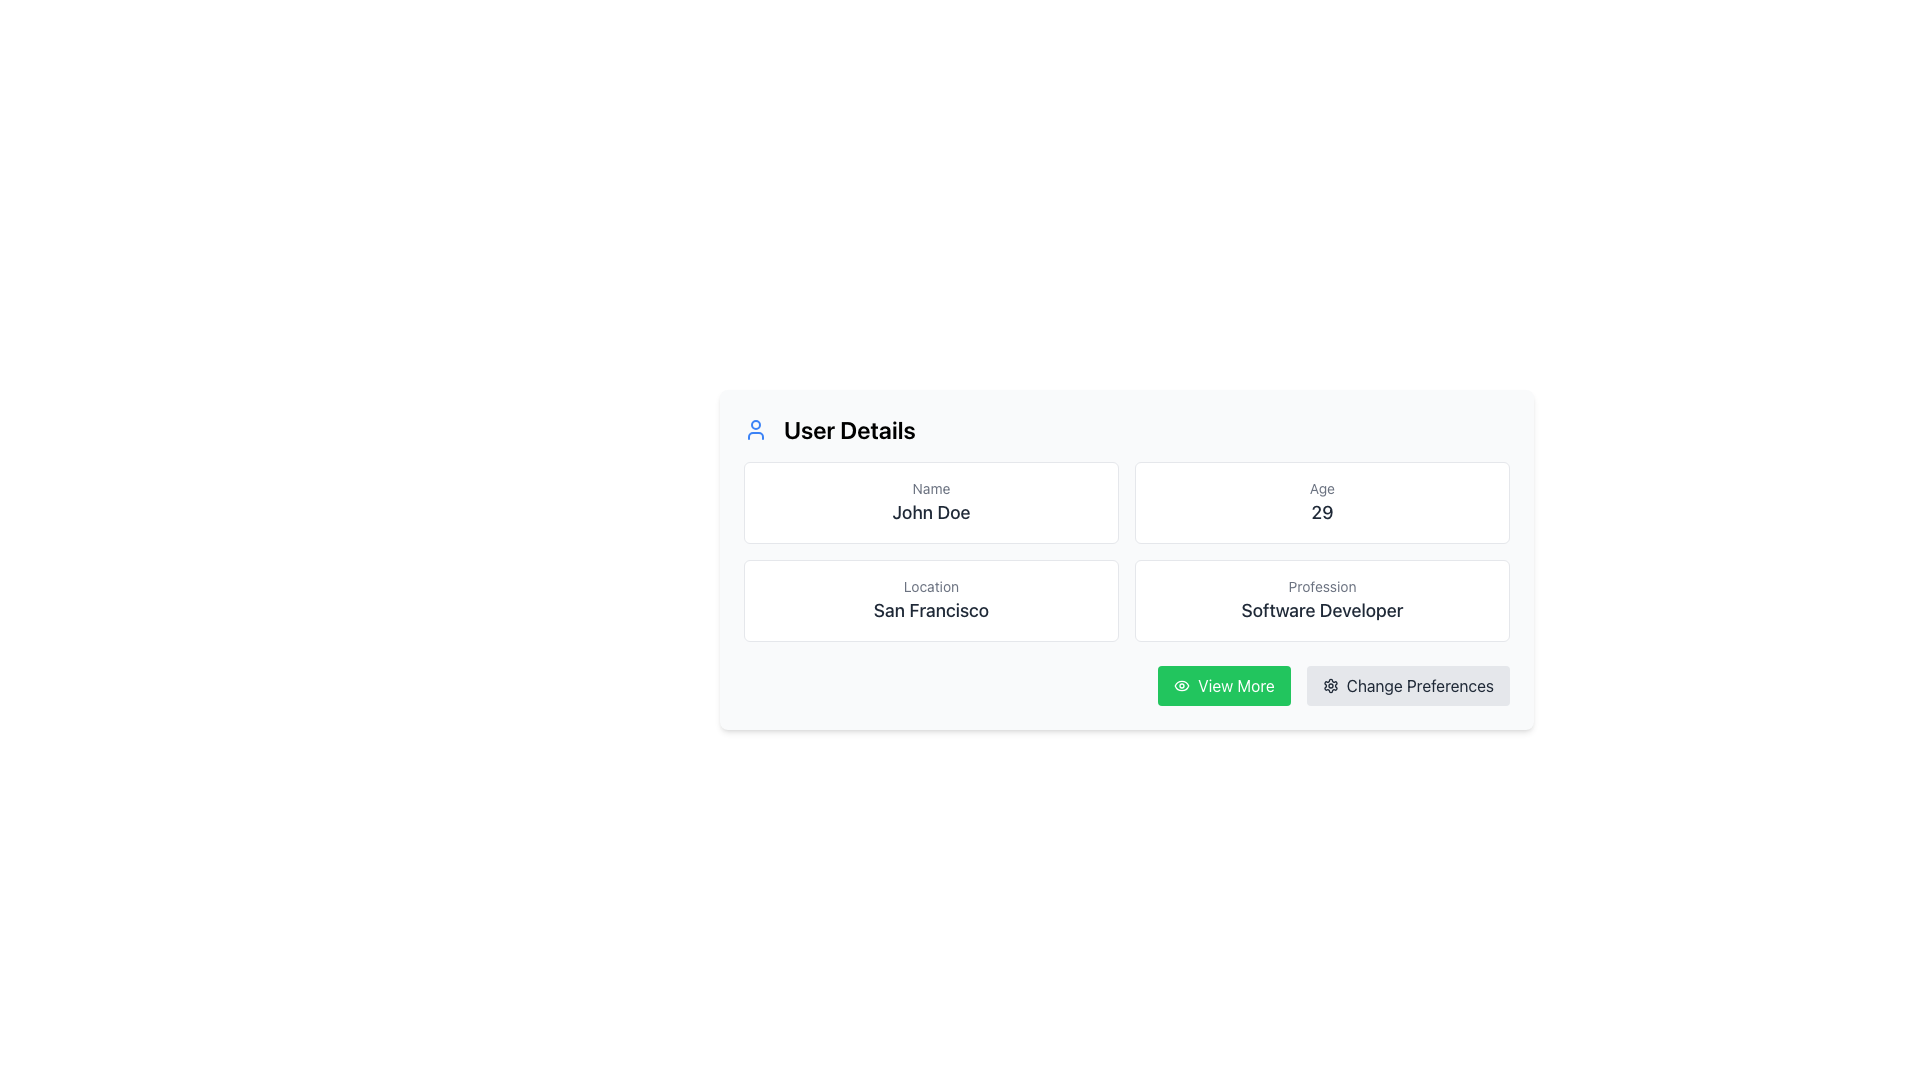 The width and height of the screenshot is (1920, 1080). What do you see at coordinates (1322, 501) in the screenshot?
I see `the static information card displaying 'Age' with the value '29', located in the top-right section of a 2x2 grid layout` at bounding box center [1322, 501].